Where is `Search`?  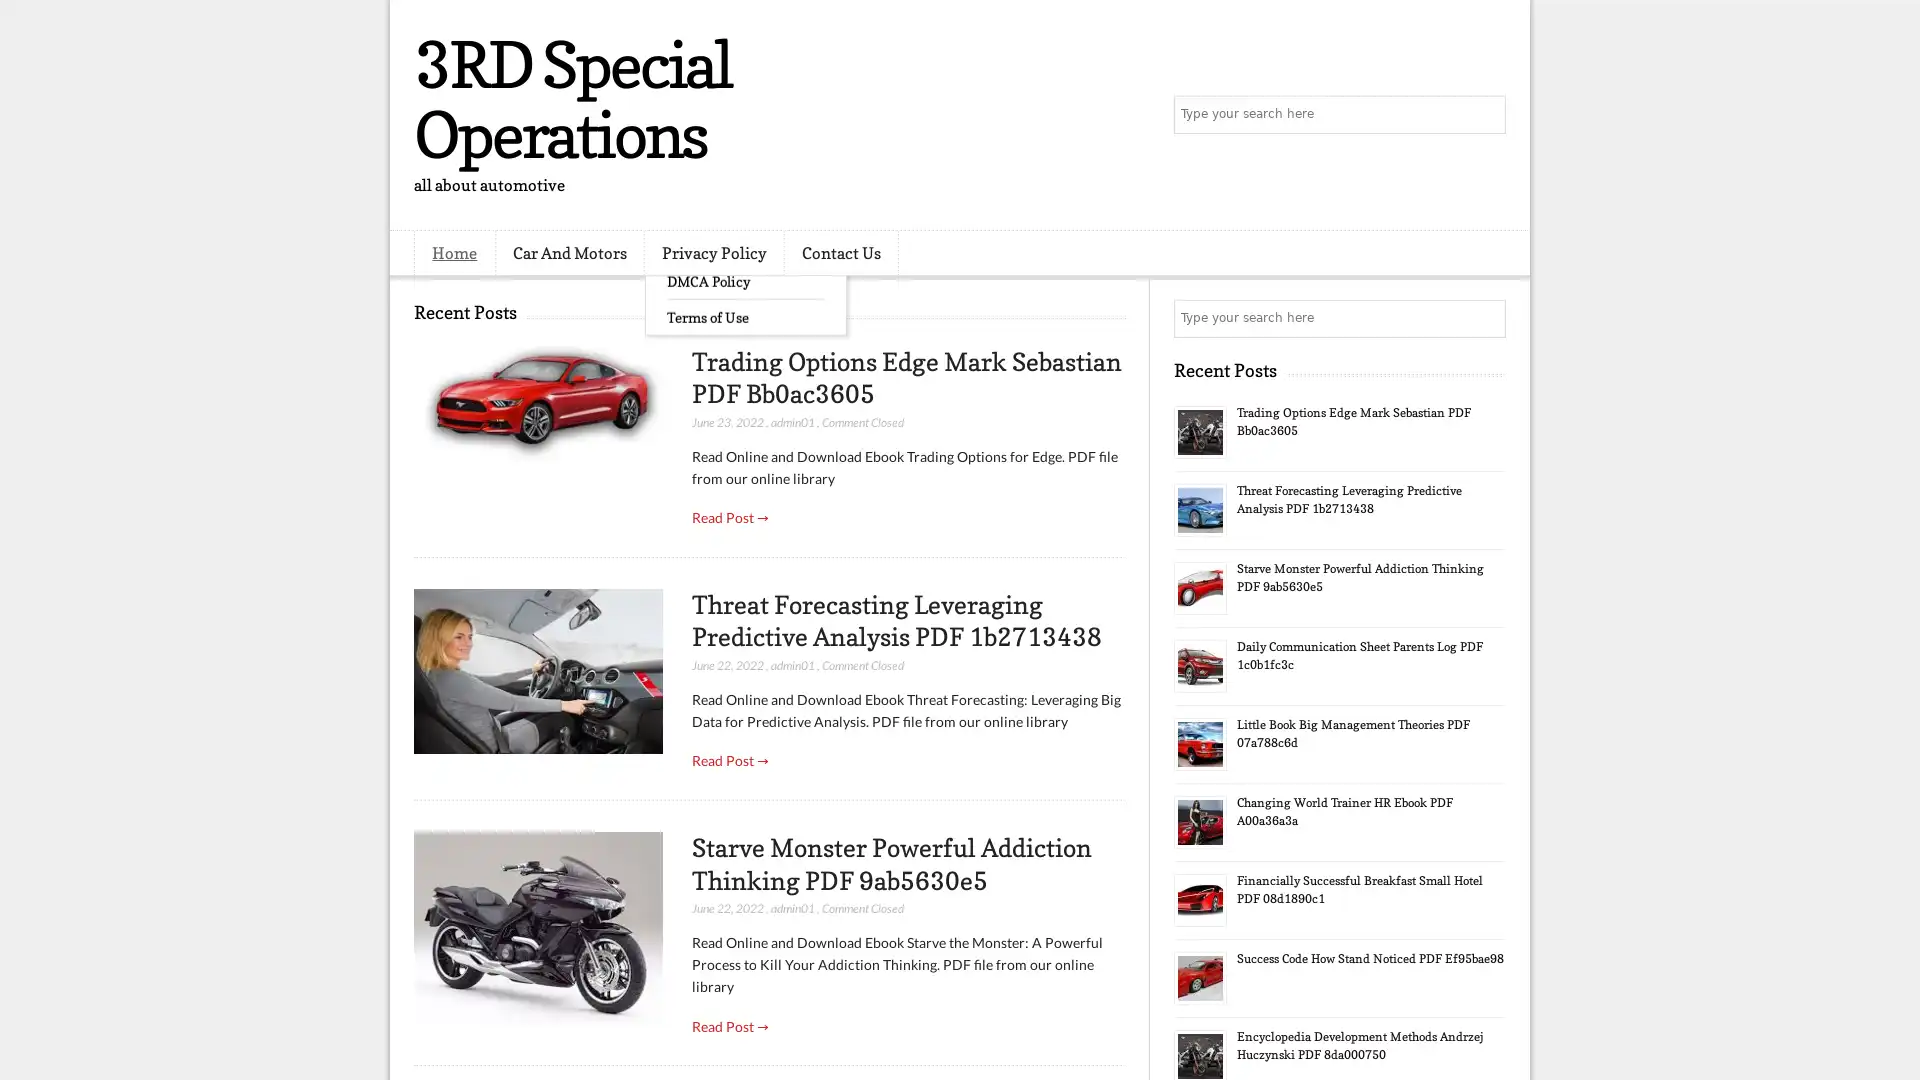
Search is located at coordinates (1485, 318).